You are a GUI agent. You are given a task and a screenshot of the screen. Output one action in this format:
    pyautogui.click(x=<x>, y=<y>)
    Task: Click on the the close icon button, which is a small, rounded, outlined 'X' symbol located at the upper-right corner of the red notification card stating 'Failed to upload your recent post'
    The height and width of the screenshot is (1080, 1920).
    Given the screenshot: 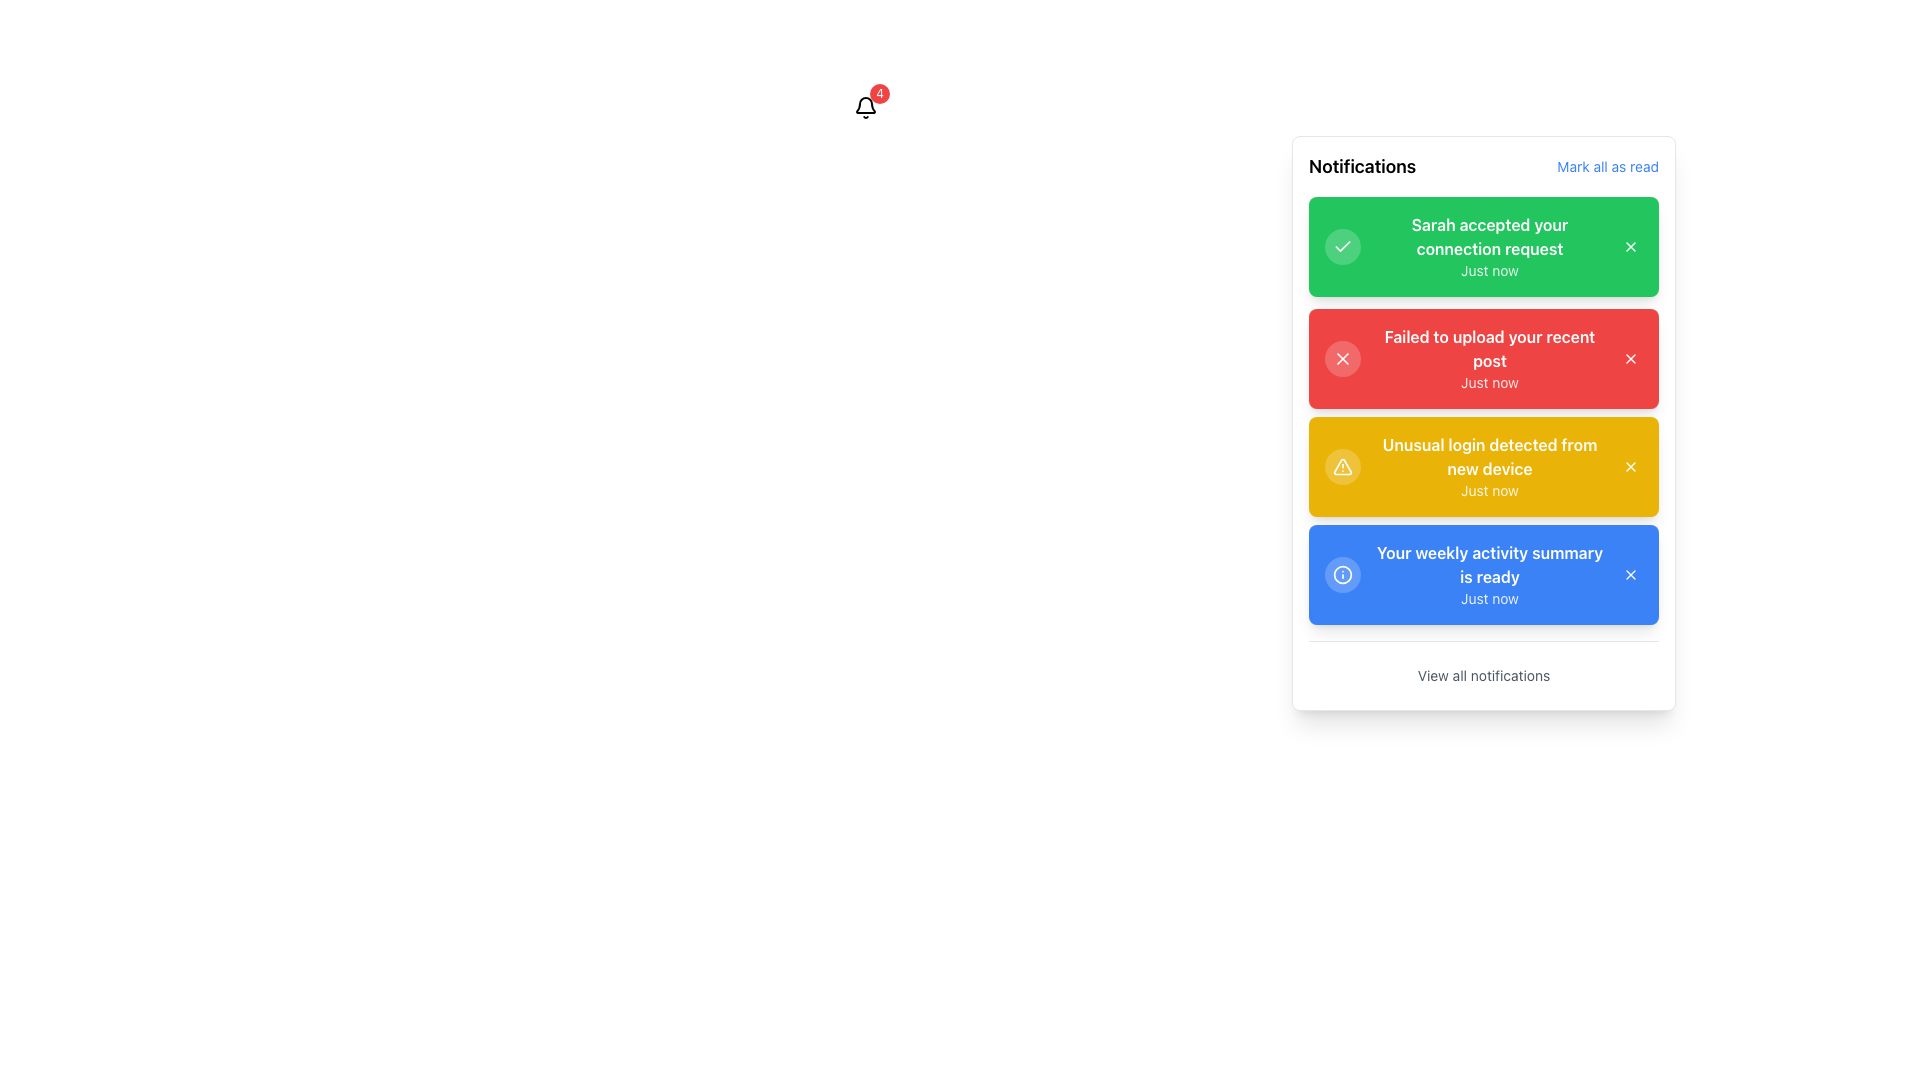 What is the action you would take?
    pyautogui.click(x=1631, y=357)
    